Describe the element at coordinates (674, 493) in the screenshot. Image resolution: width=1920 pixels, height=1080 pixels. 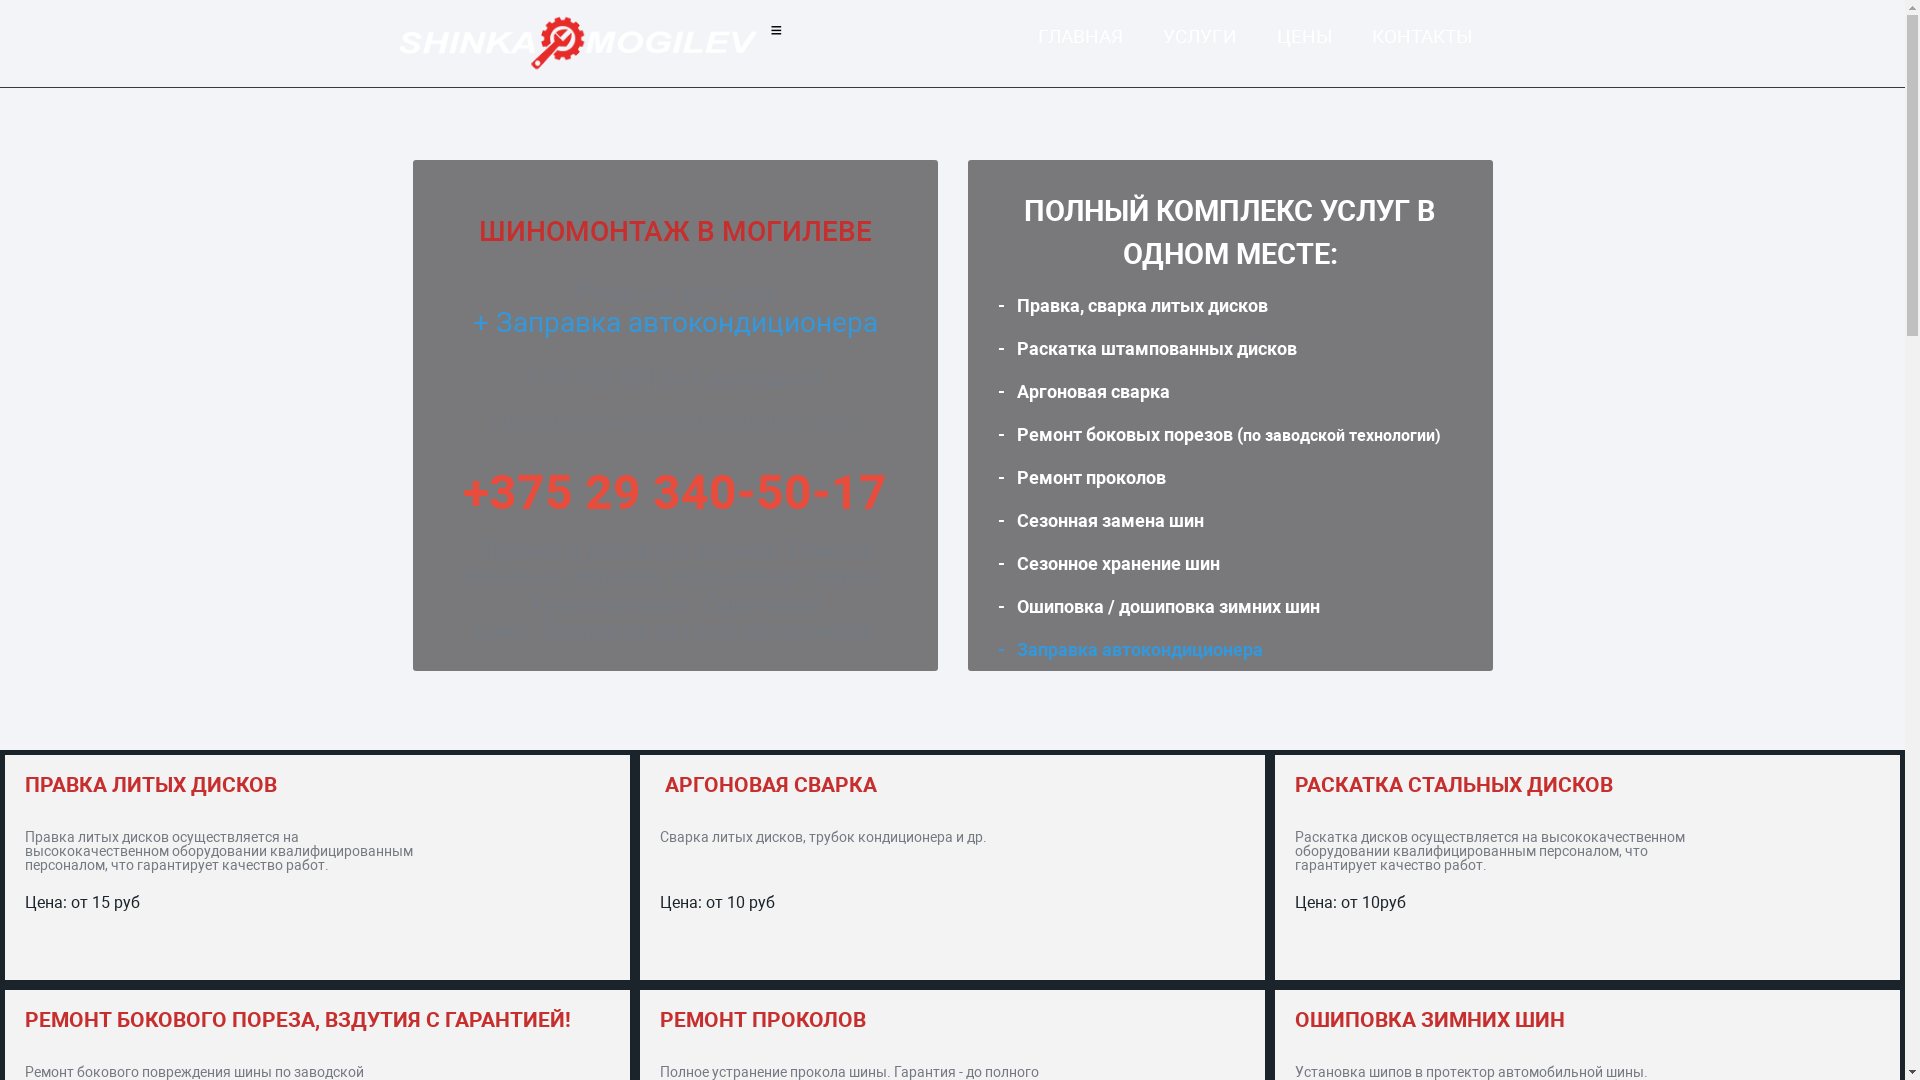
I see `'+375 29 340-50-17'` at that location.